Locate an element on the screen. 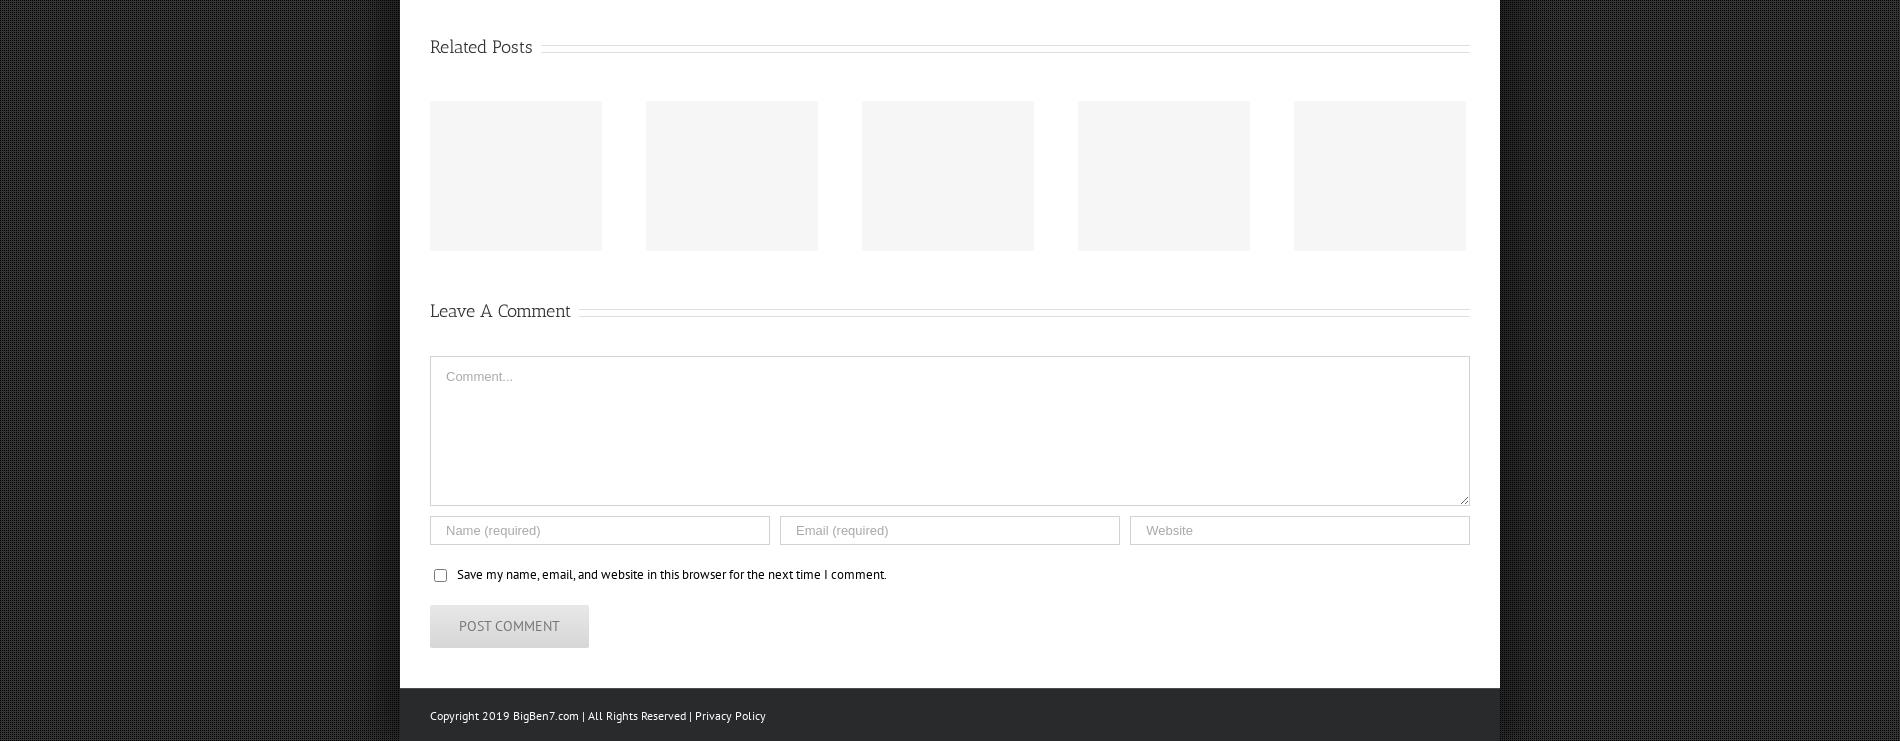 The image size is (1900, 741). '“Footbahlin’ with Ben Roethlisberger”, Episode 43' is located at coordinates (774, 196).